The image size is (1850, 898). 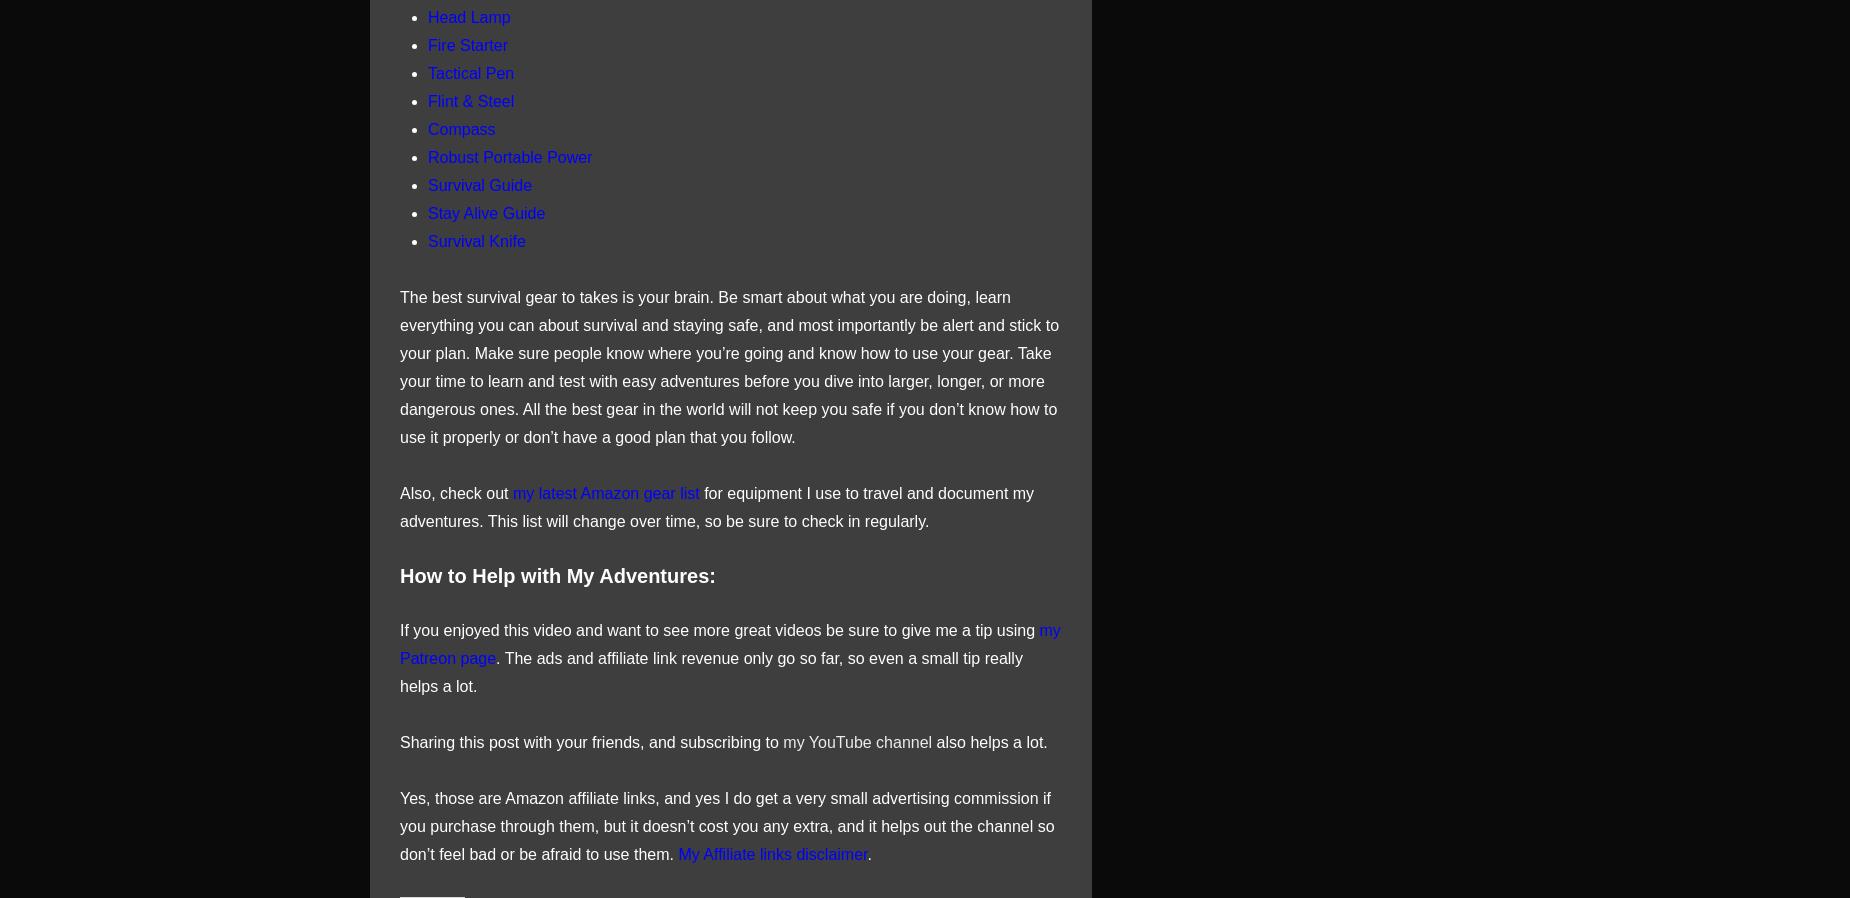 What do you see at coordinates (782, 741) in the screenshot?
I see `'my YouTube channel'` at bounding box center [782, 741].